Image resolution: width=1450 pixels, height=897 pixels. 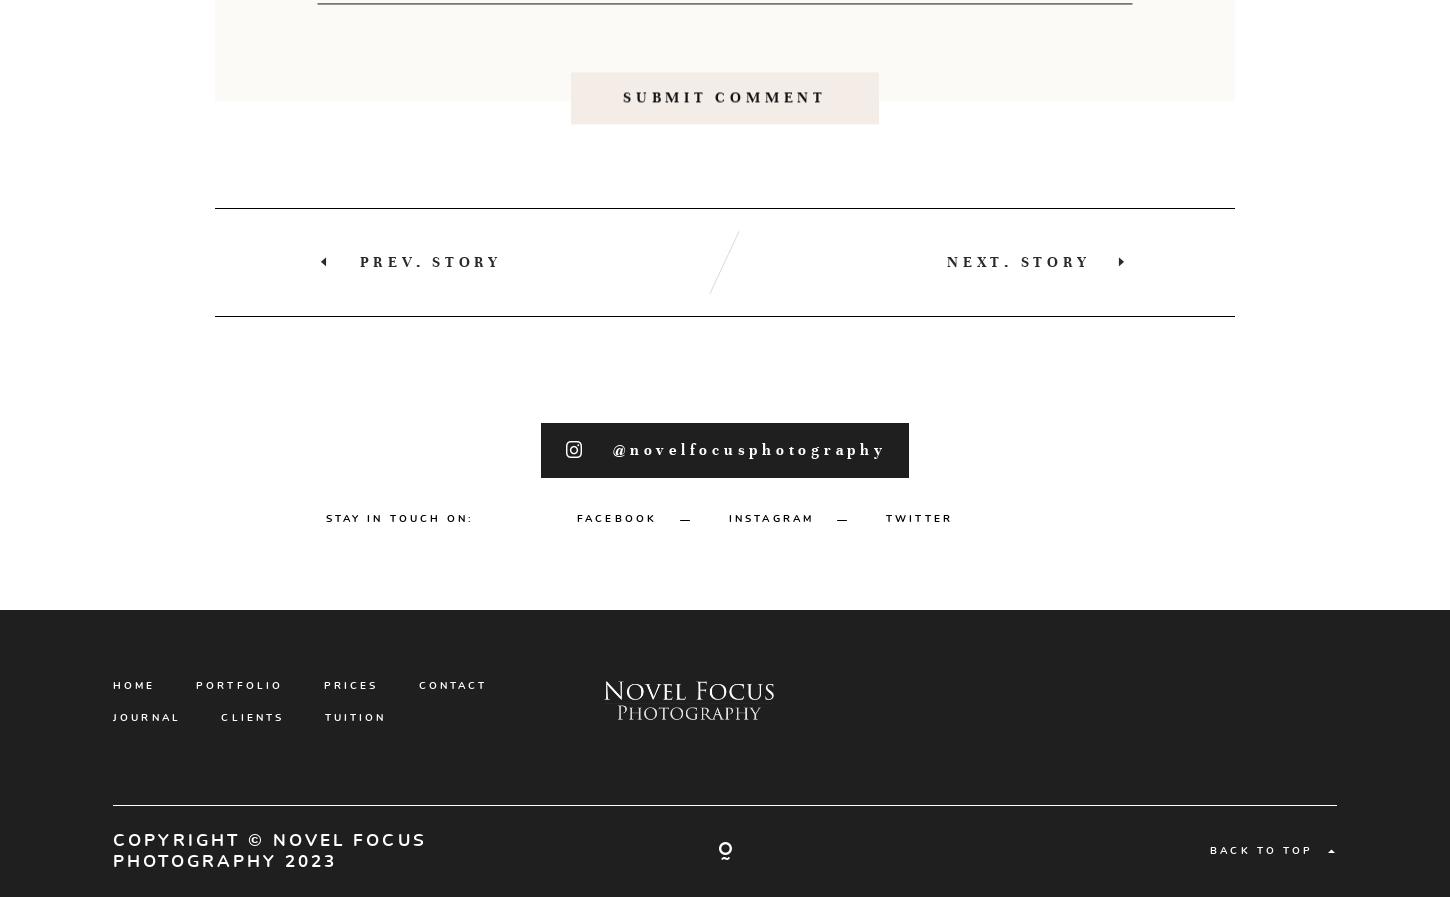 What do you see at coordinates (451, 852) in the screenshot?
I see `'MY APPROACH'` at bounding box center [451, 852].